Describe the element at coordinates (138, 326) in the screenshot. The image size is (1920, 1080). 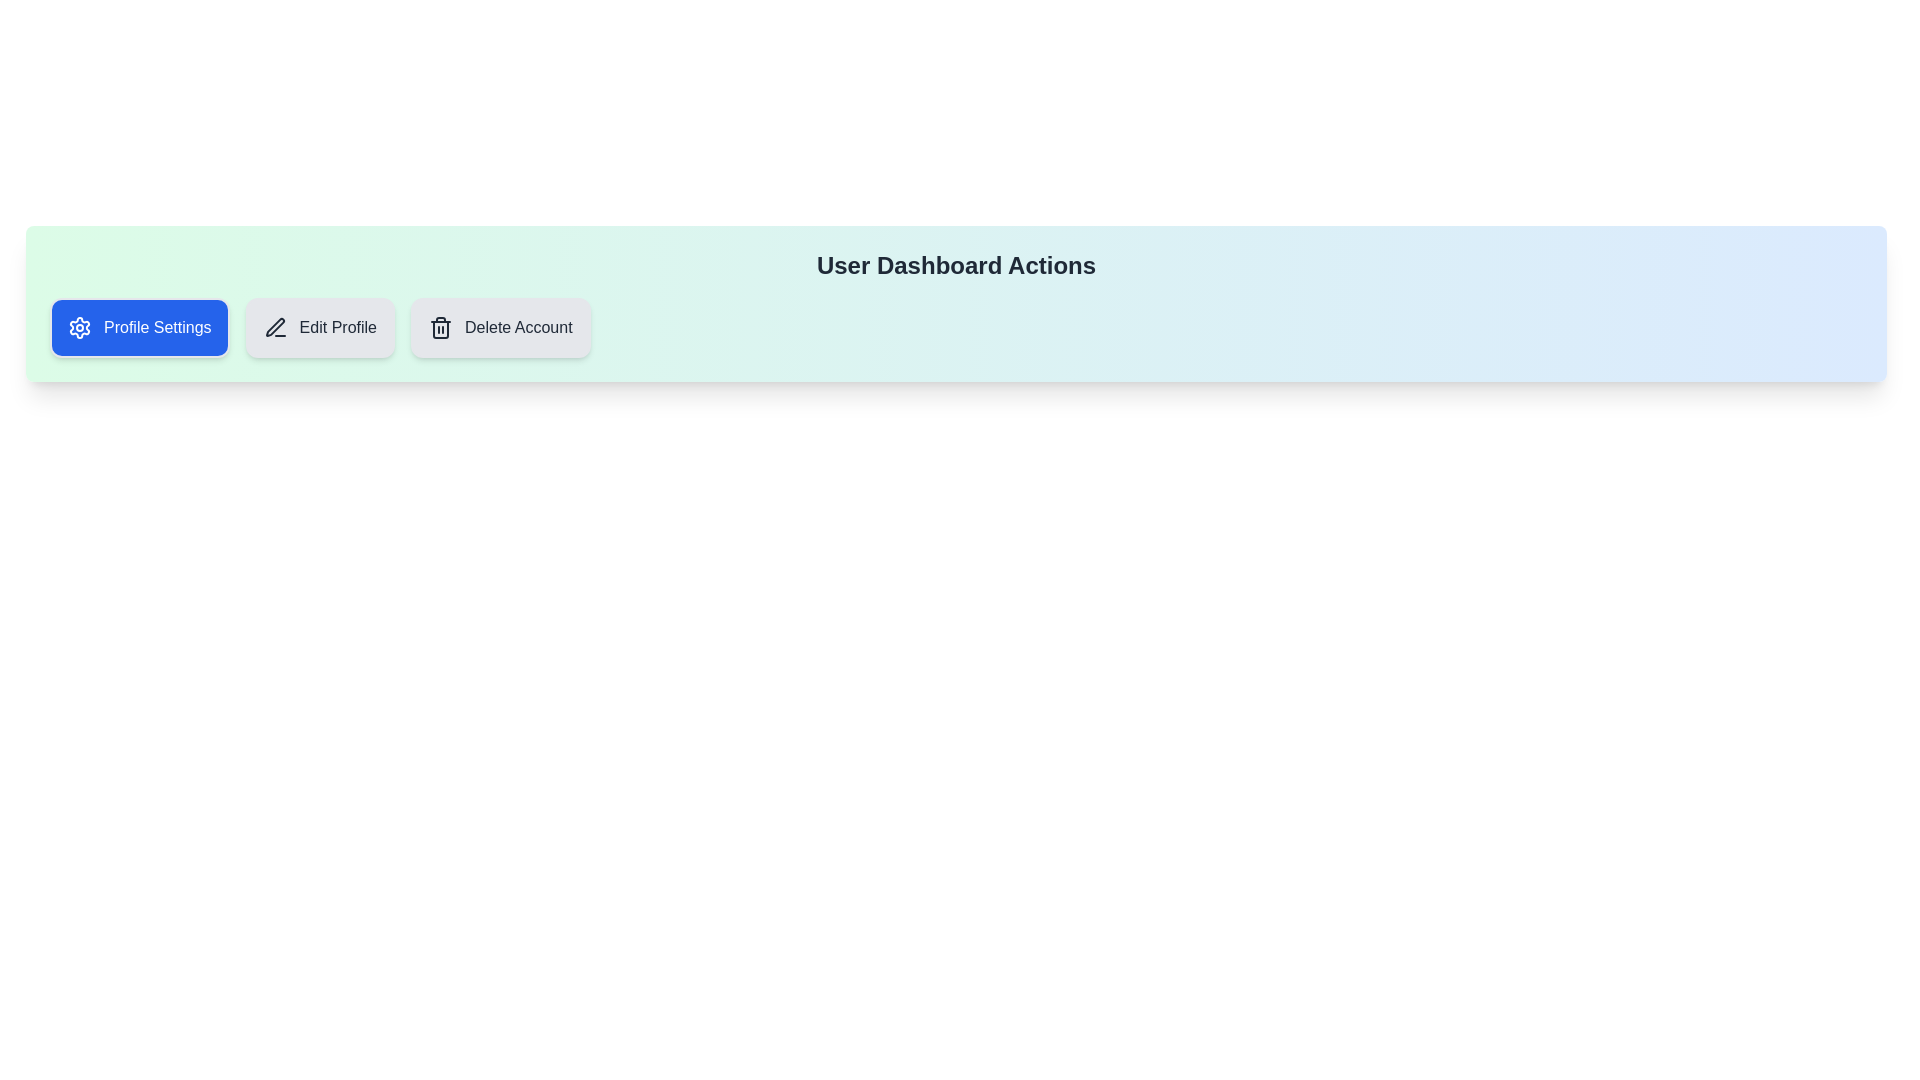
I see `the chip labeled Profile Settings` at that location.